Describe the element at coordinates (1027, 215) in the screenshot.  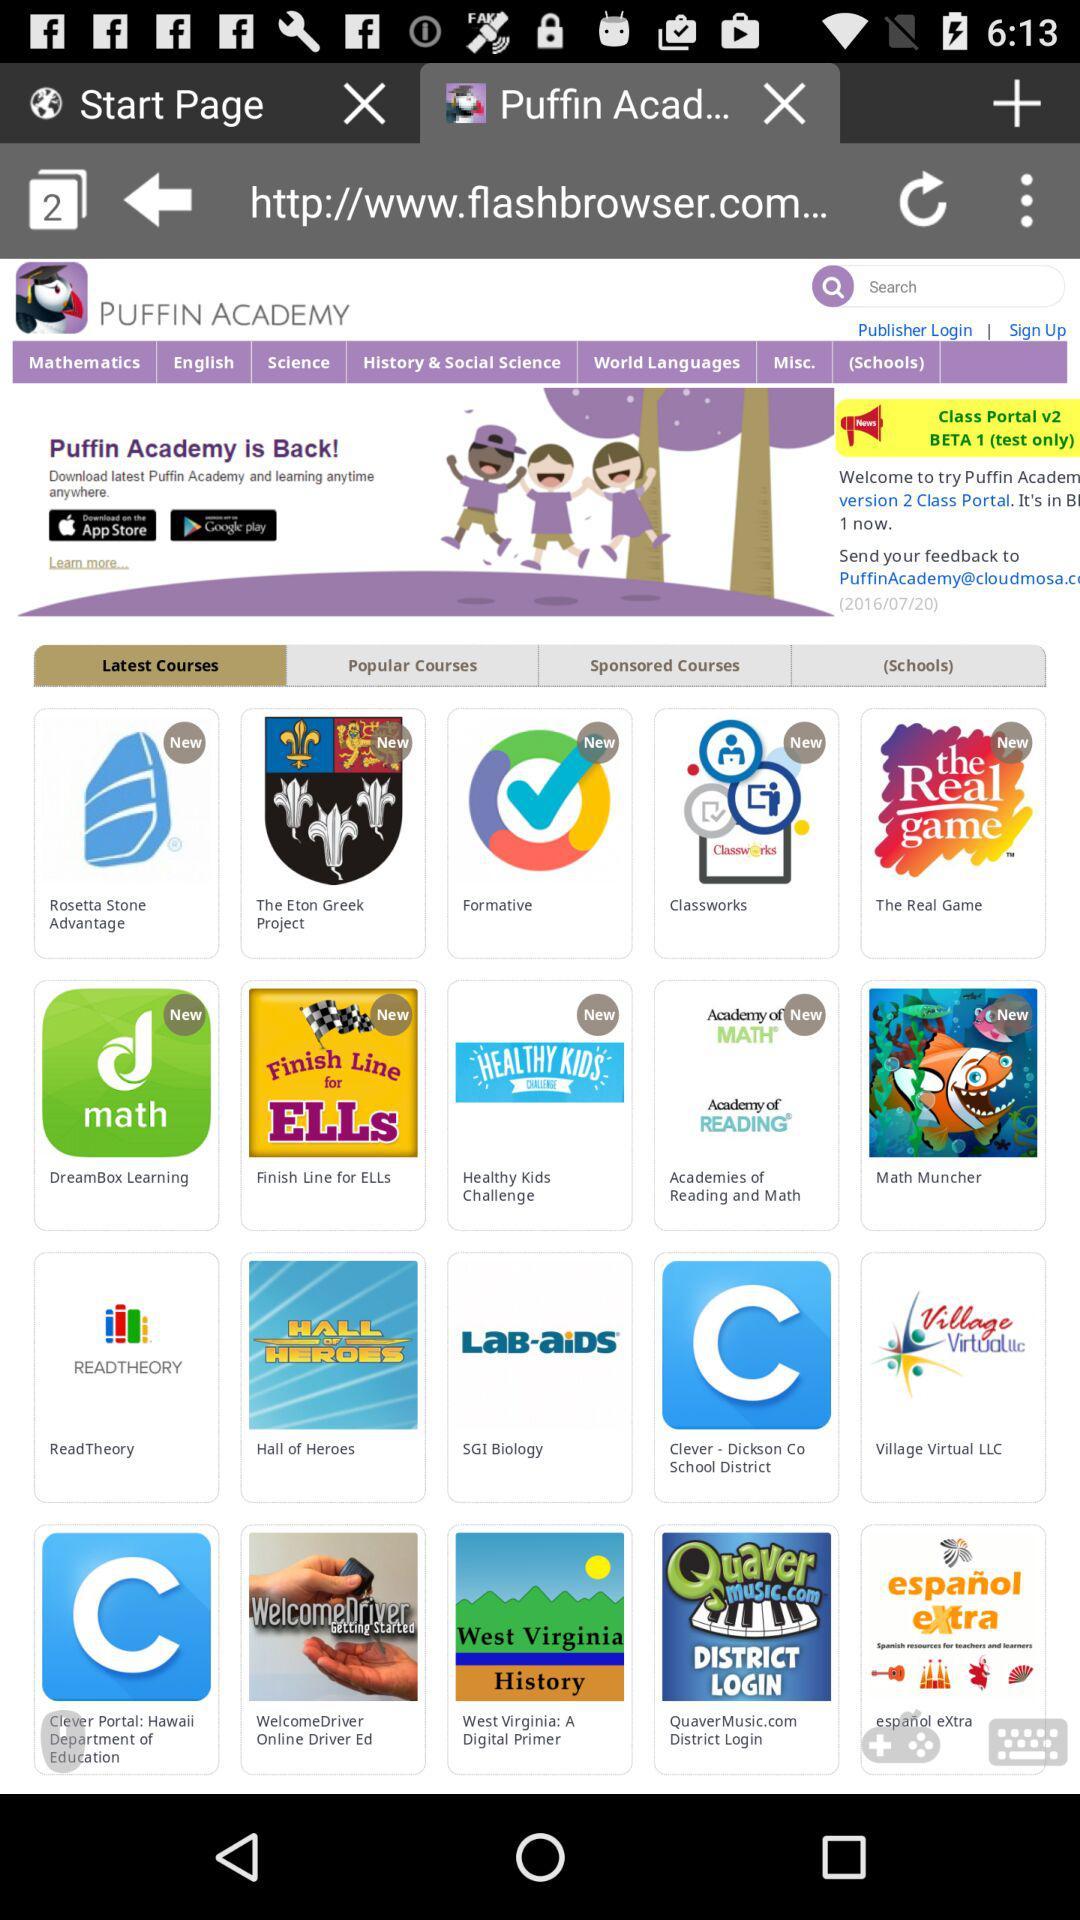
I see `the more icon` at that location.